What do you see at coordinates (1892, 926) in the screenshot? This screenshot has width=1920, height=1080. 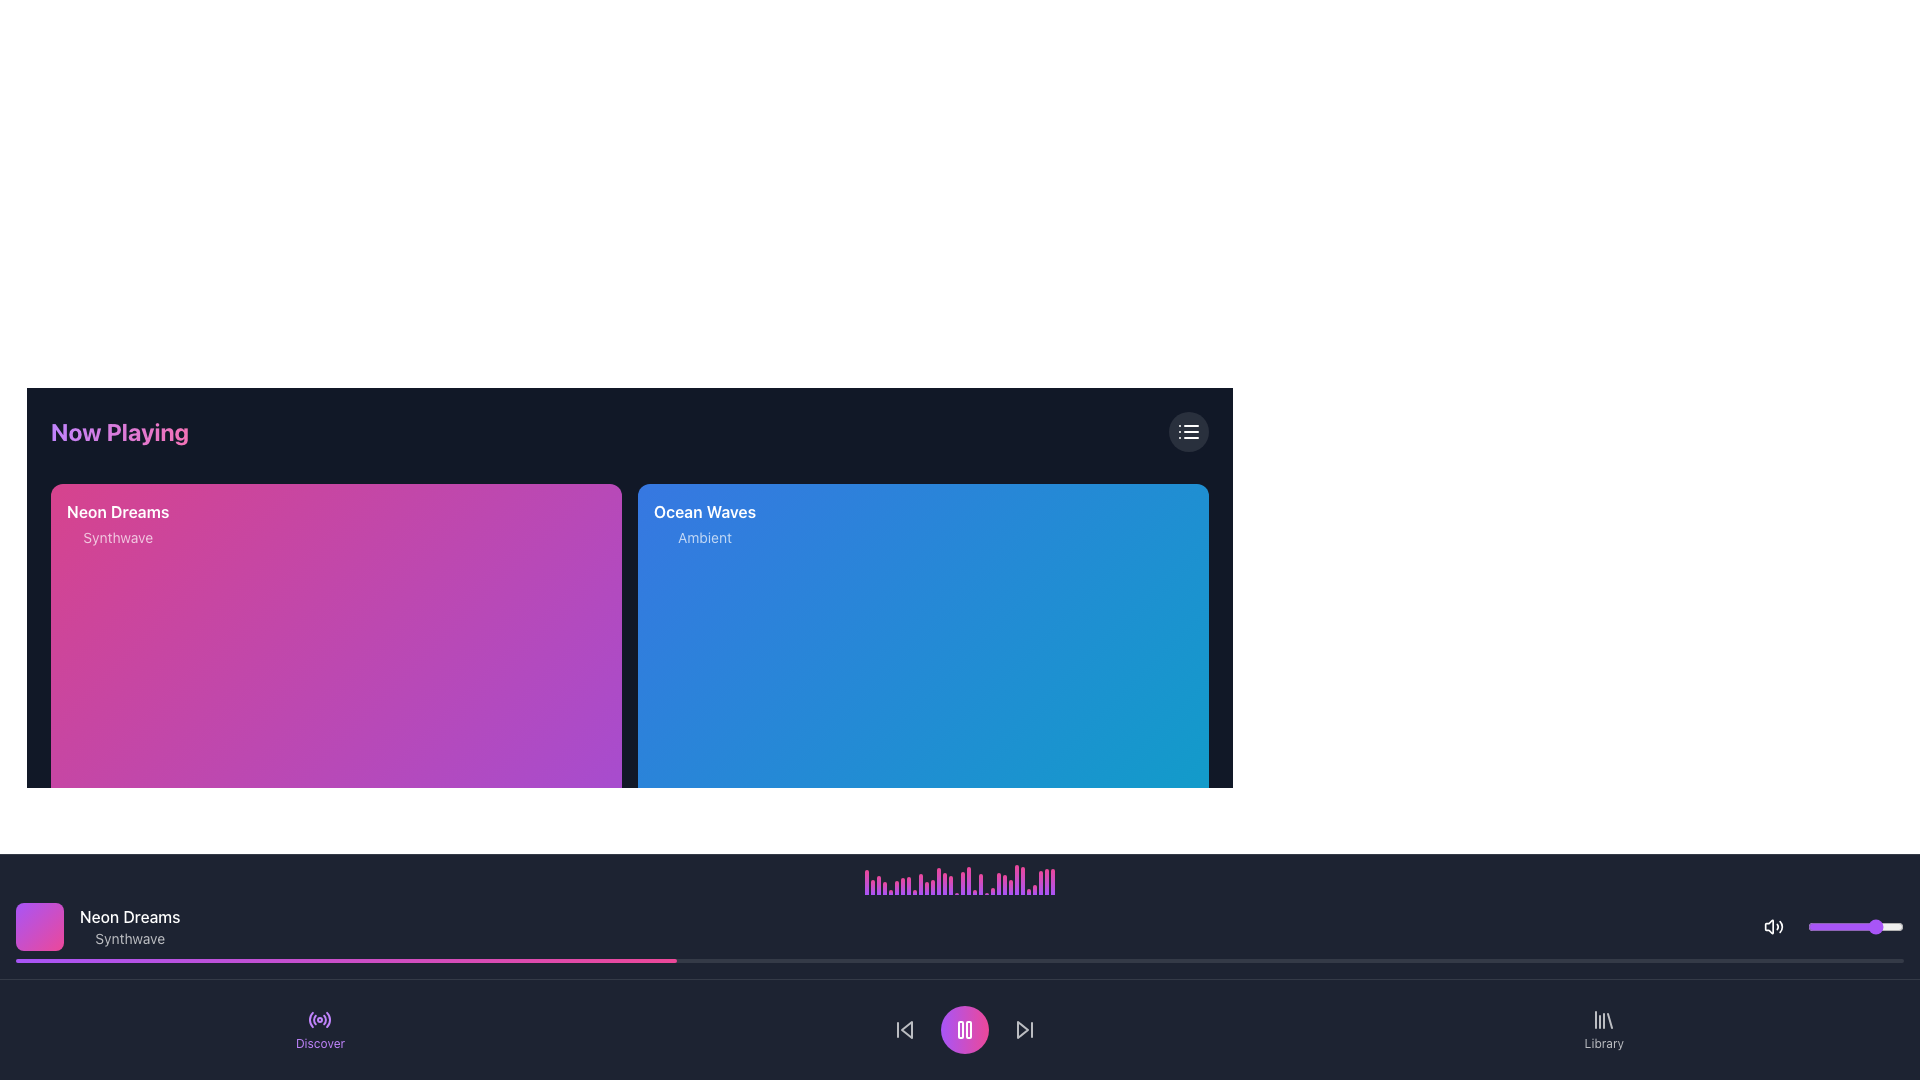 I see `the slider` at bounding box center [1892, 926].